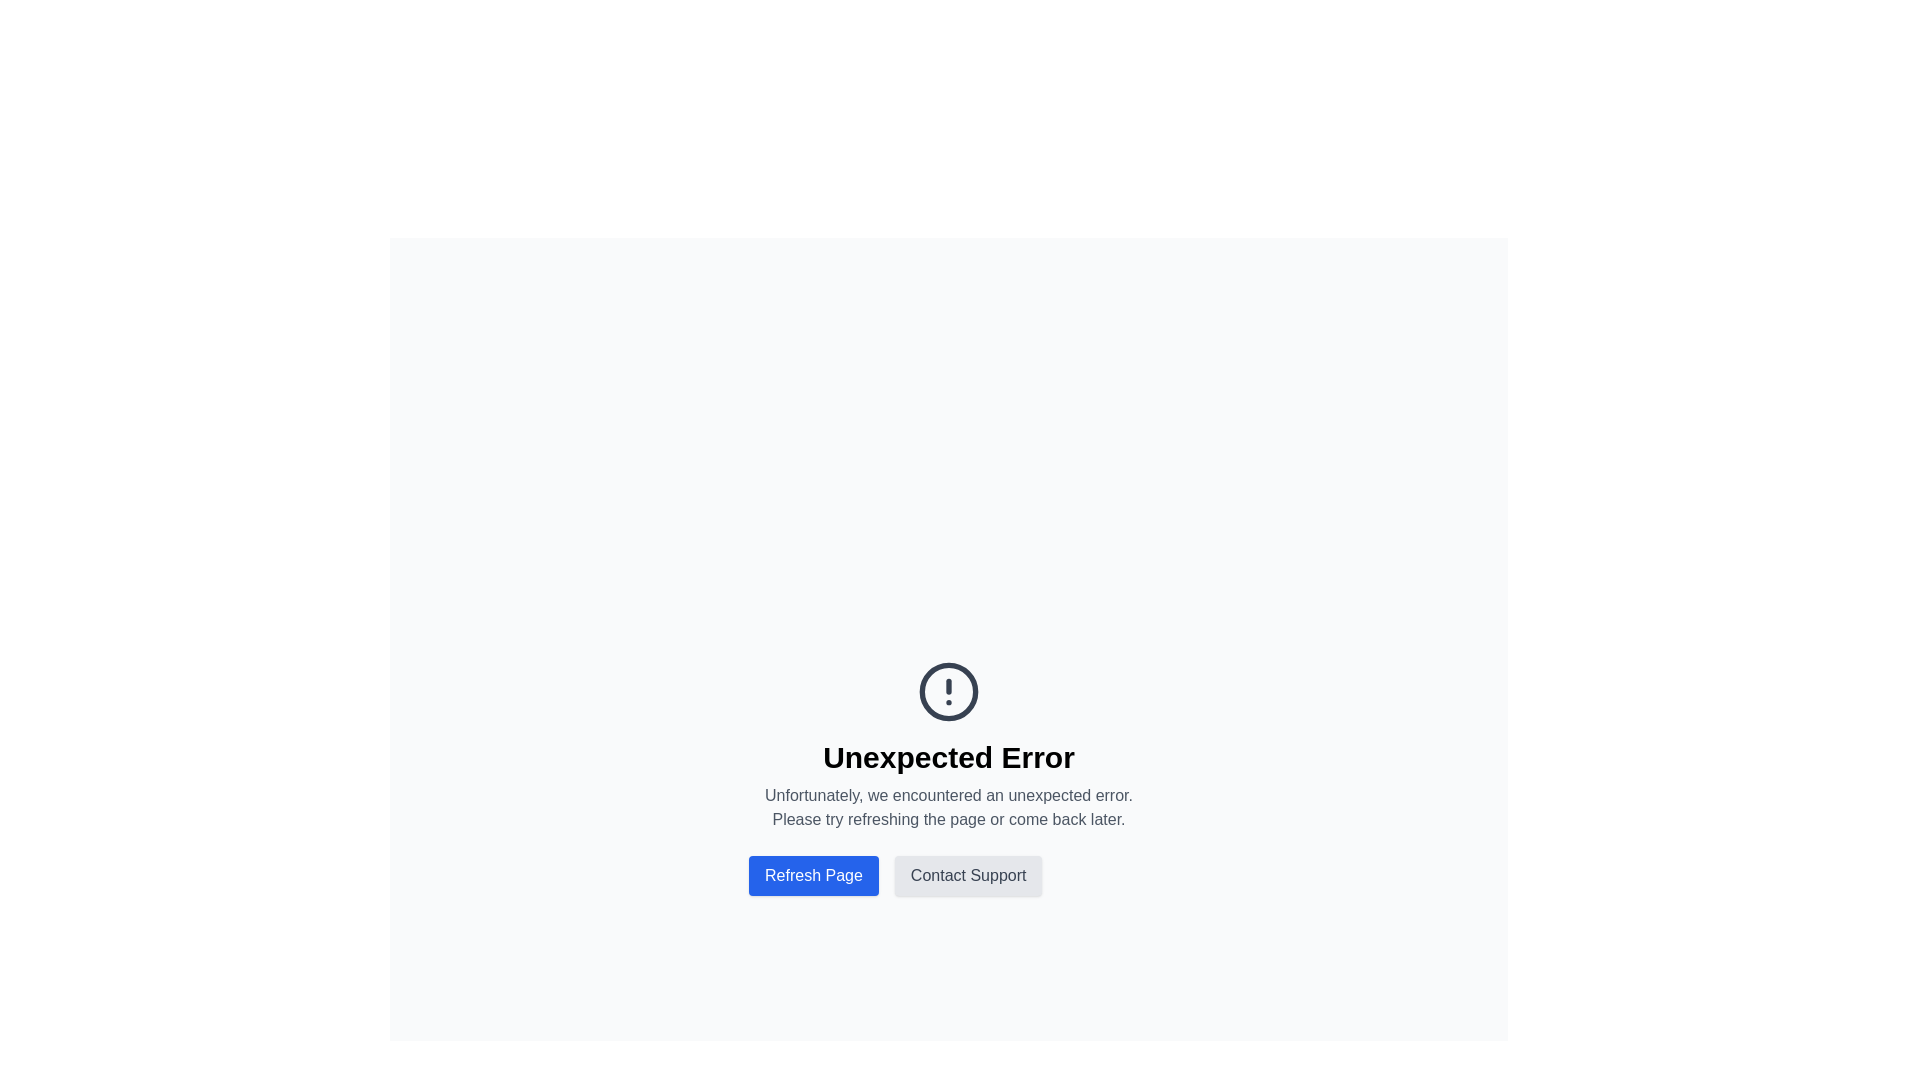 The width and height of the screenshot is (1920, 1080). I want to click on the refresh button located to the left of the 'Contact Support' button, which is designed to reload the current page and address the error situation above it, so click(813, 874).